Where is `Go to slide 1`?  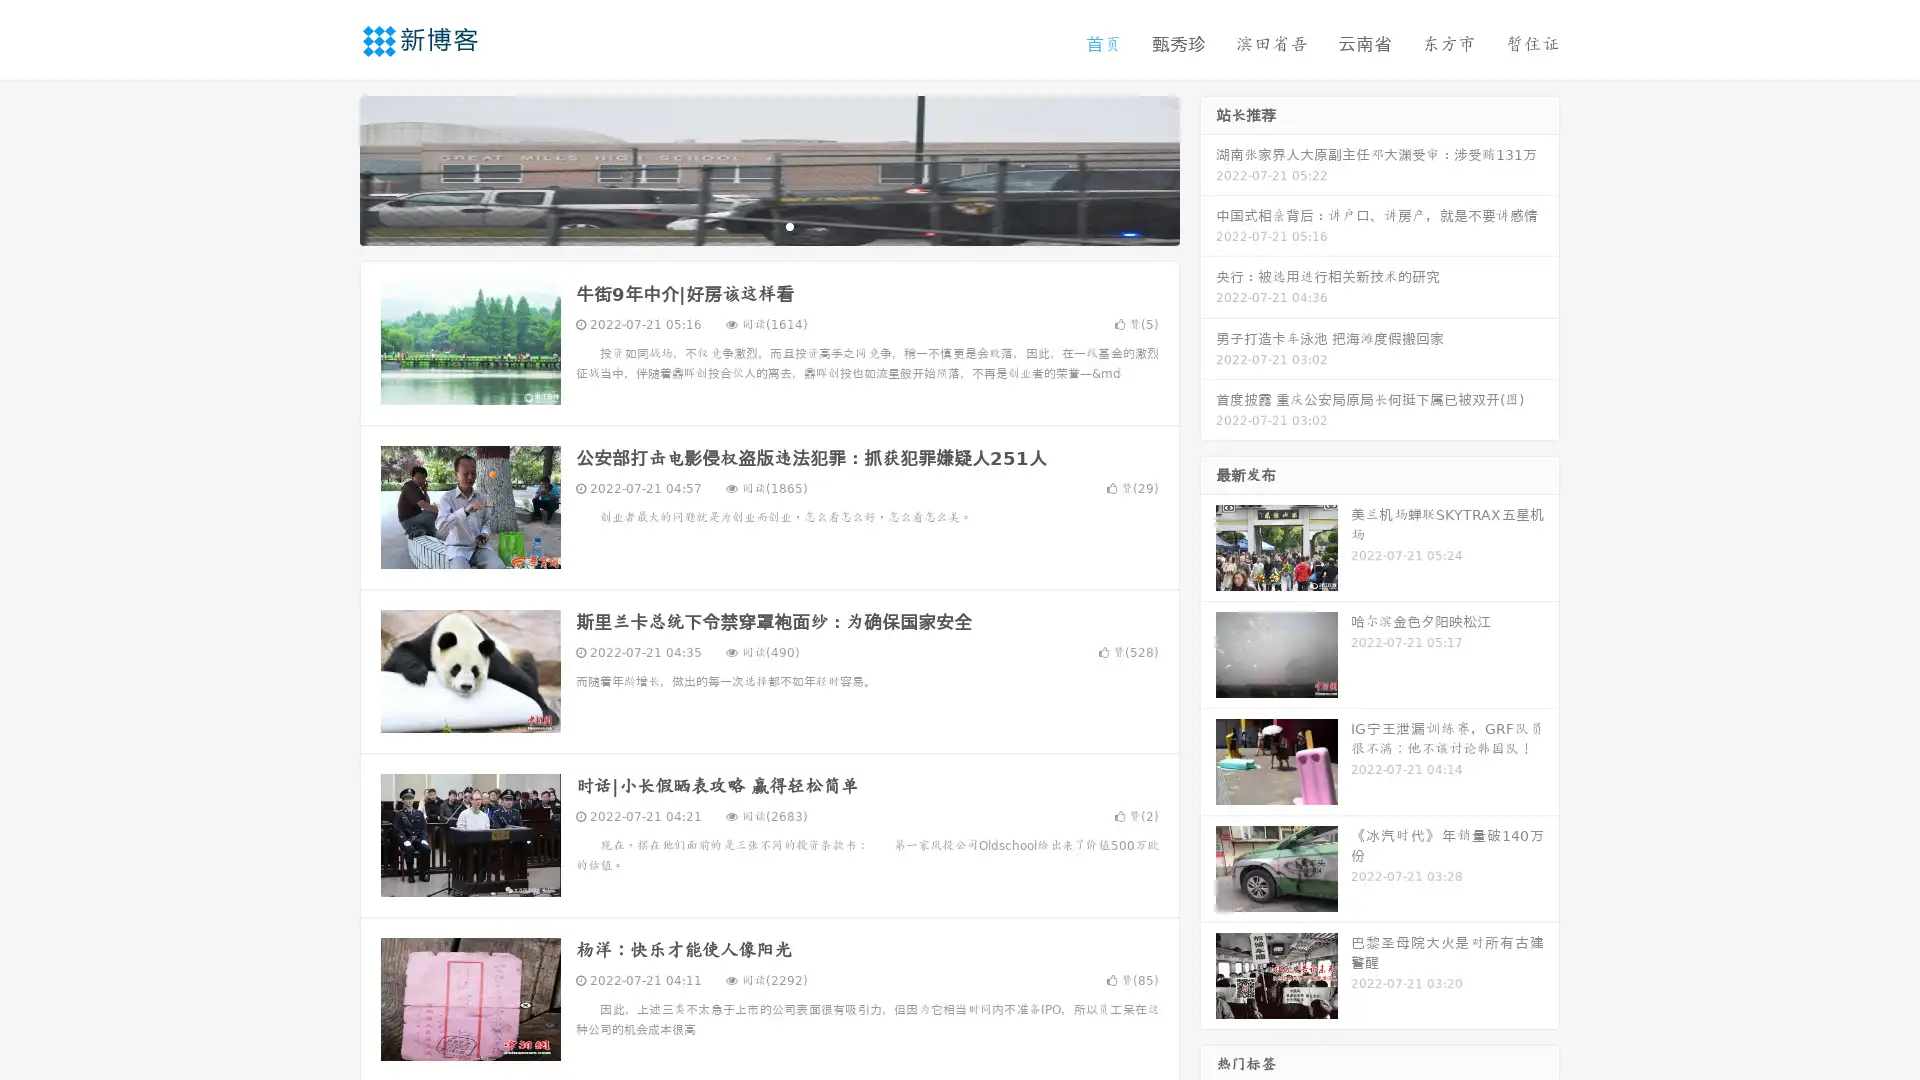
Go to slide 1 is located at coordinates (748, 225).